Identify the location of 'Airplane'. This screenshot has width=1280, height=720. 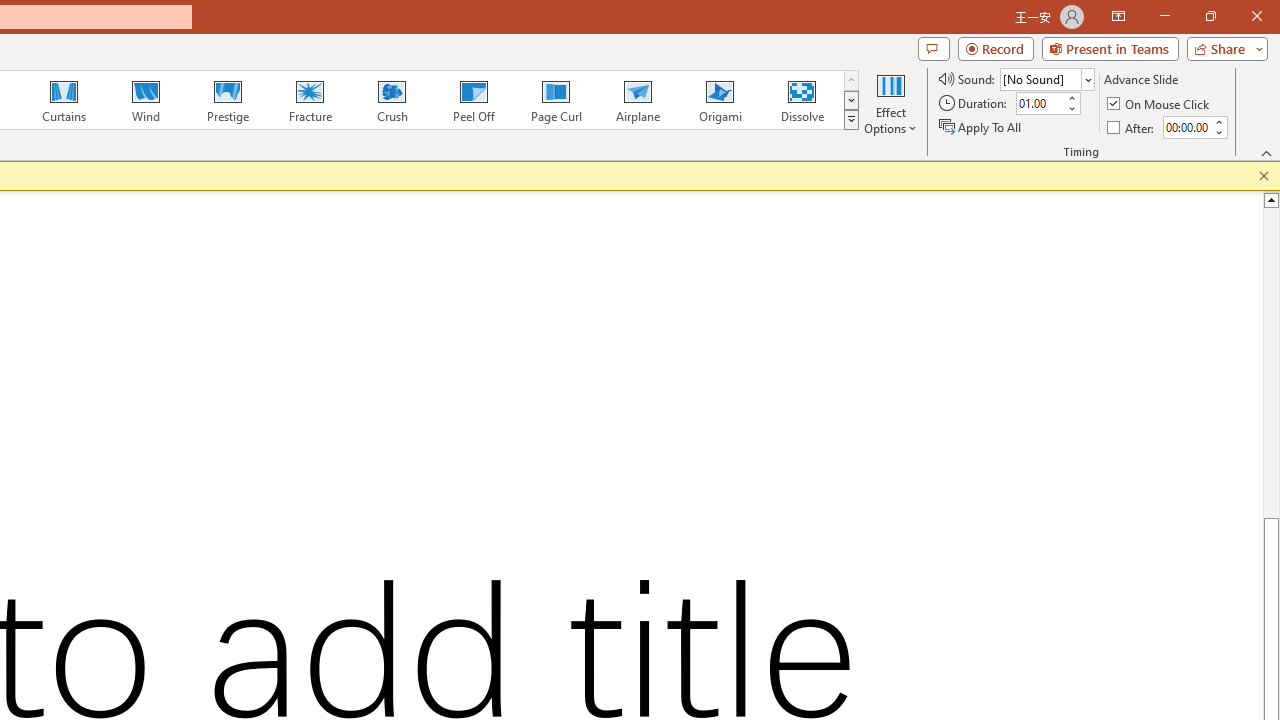
(636, 100).